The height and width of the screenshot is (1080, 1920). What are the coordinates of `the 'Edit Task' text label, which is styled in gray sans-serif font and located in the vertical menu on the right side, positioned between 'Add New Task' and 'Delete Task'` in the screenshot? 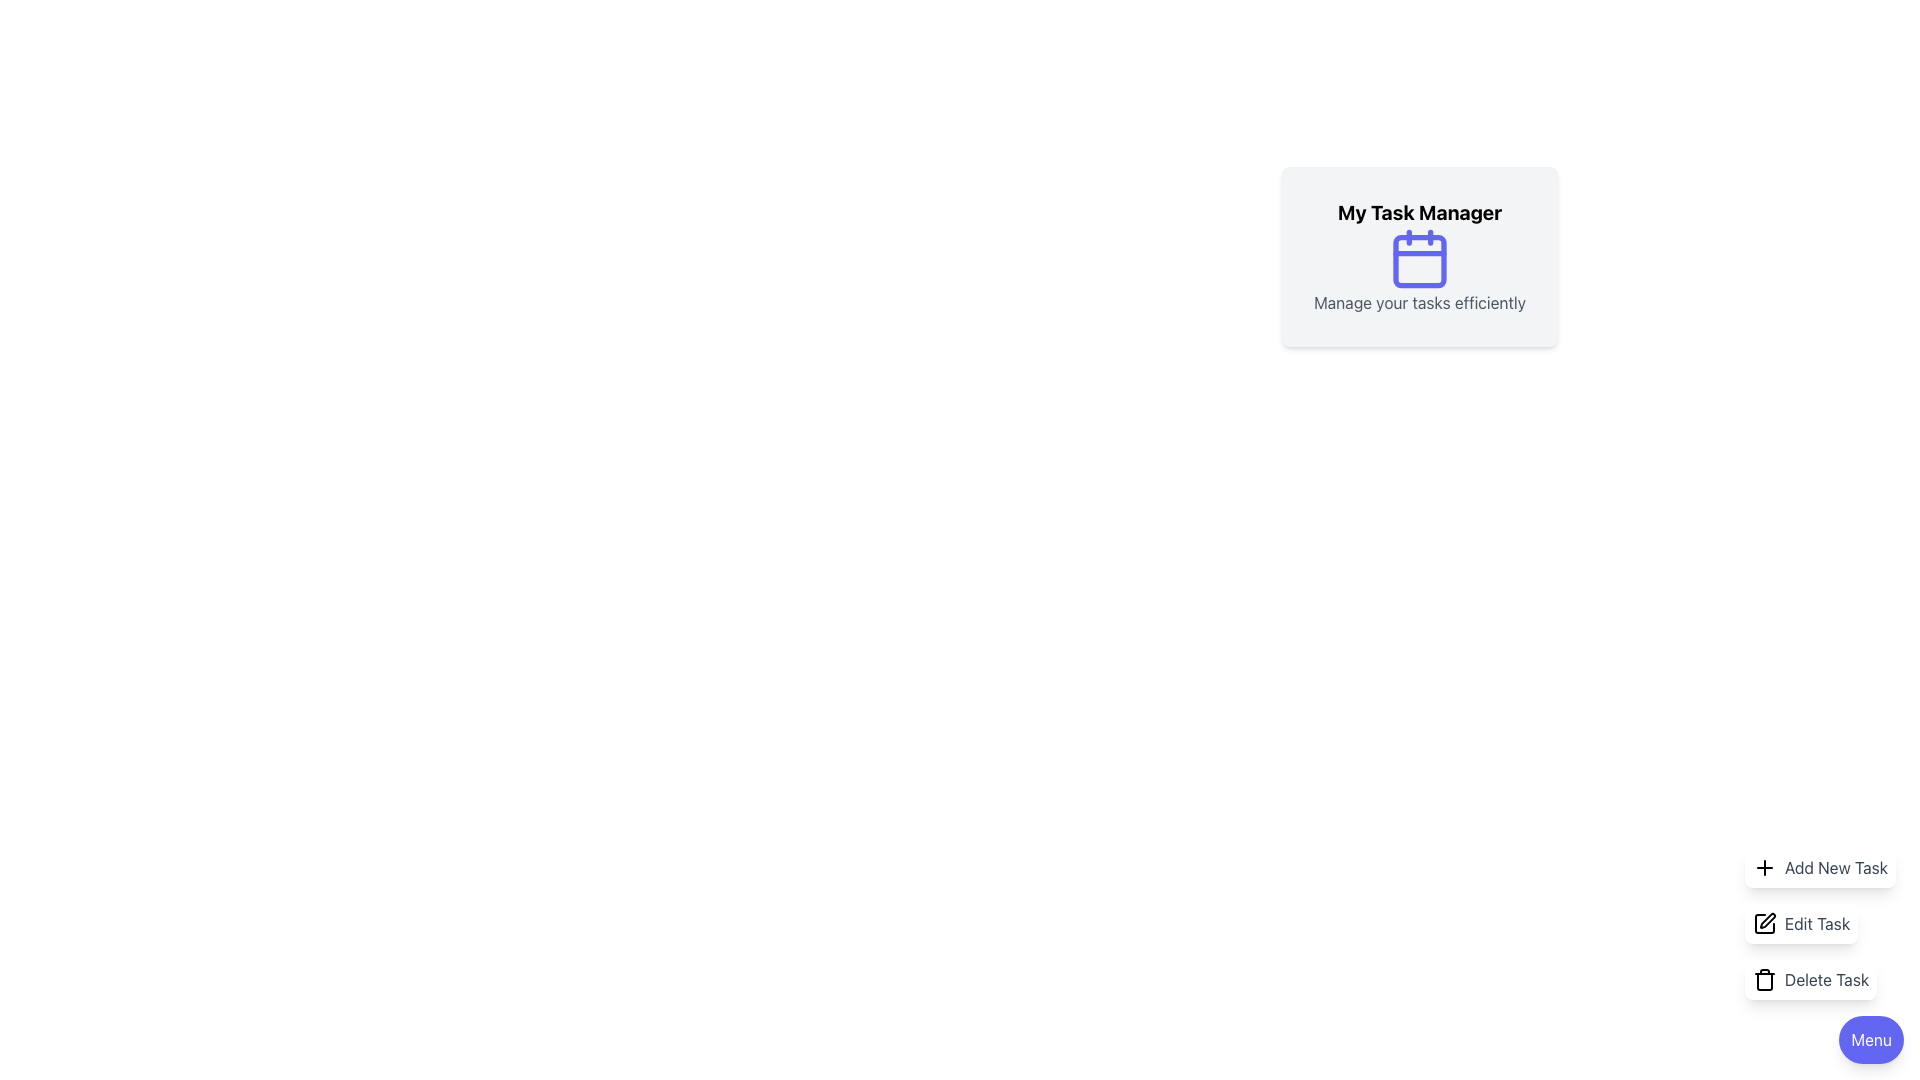 It's located at (1817, 924).